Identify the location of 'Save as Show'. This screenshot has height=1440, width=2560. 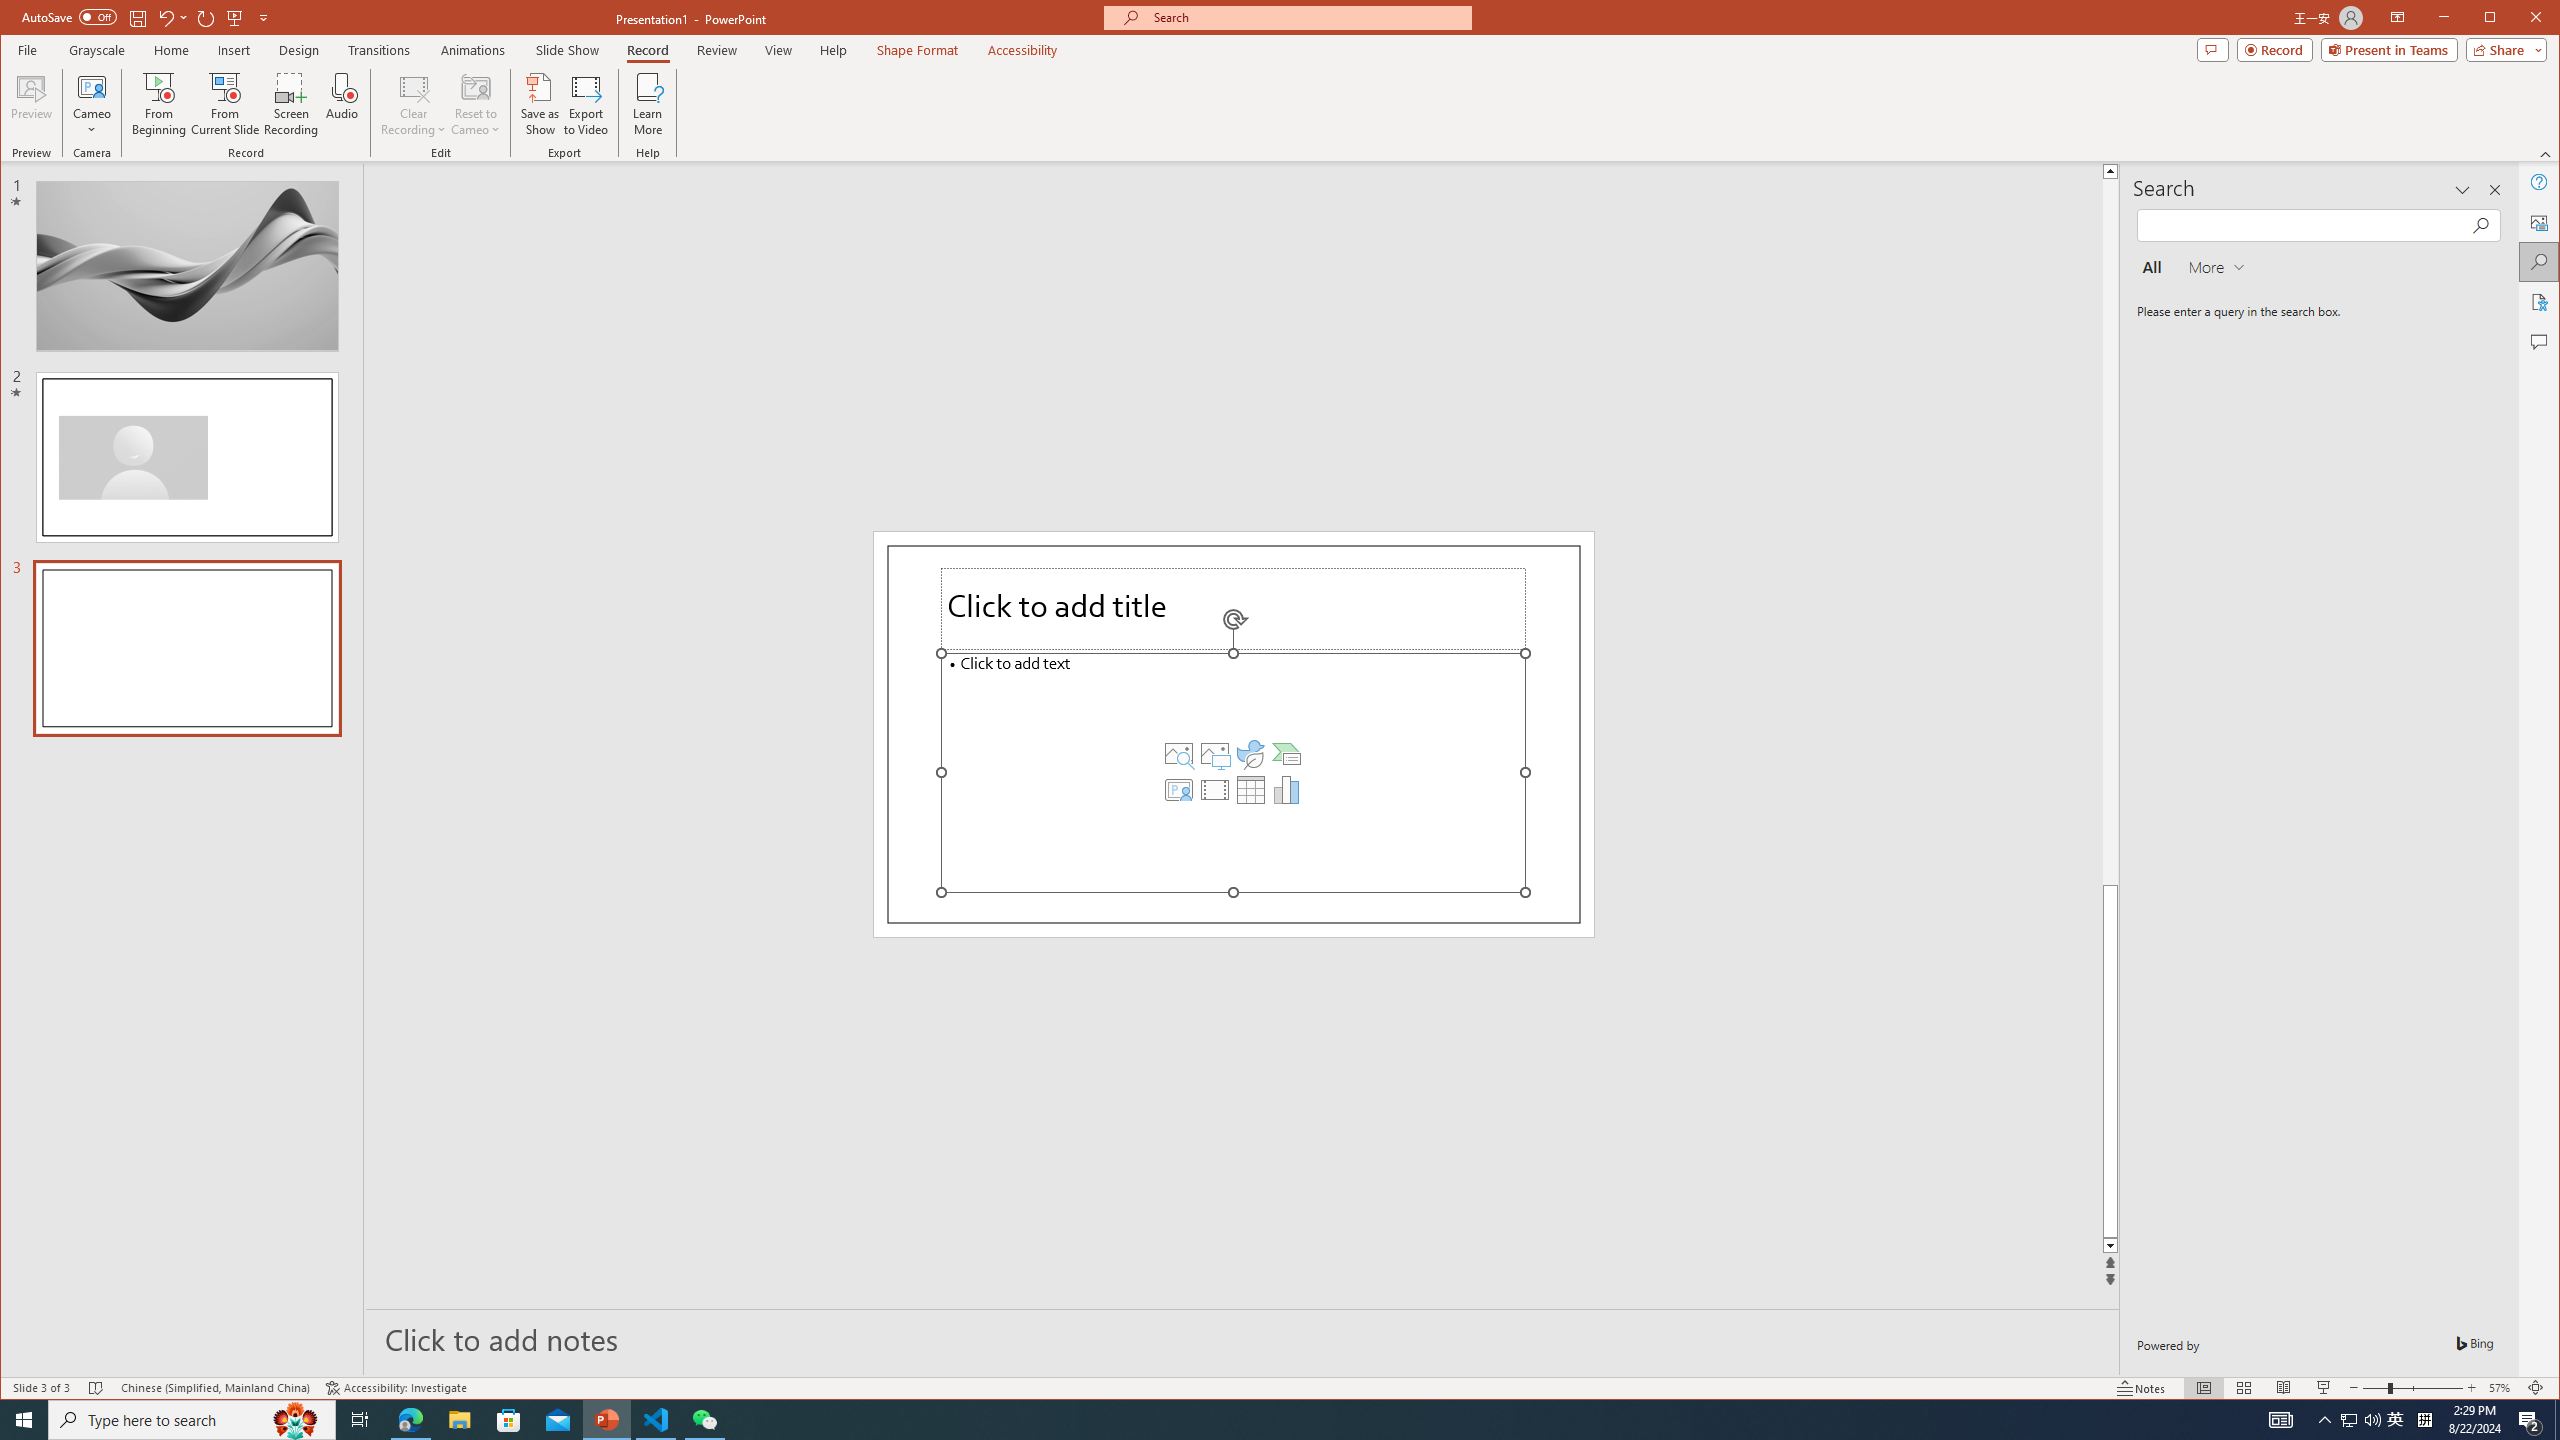
(541, 103).